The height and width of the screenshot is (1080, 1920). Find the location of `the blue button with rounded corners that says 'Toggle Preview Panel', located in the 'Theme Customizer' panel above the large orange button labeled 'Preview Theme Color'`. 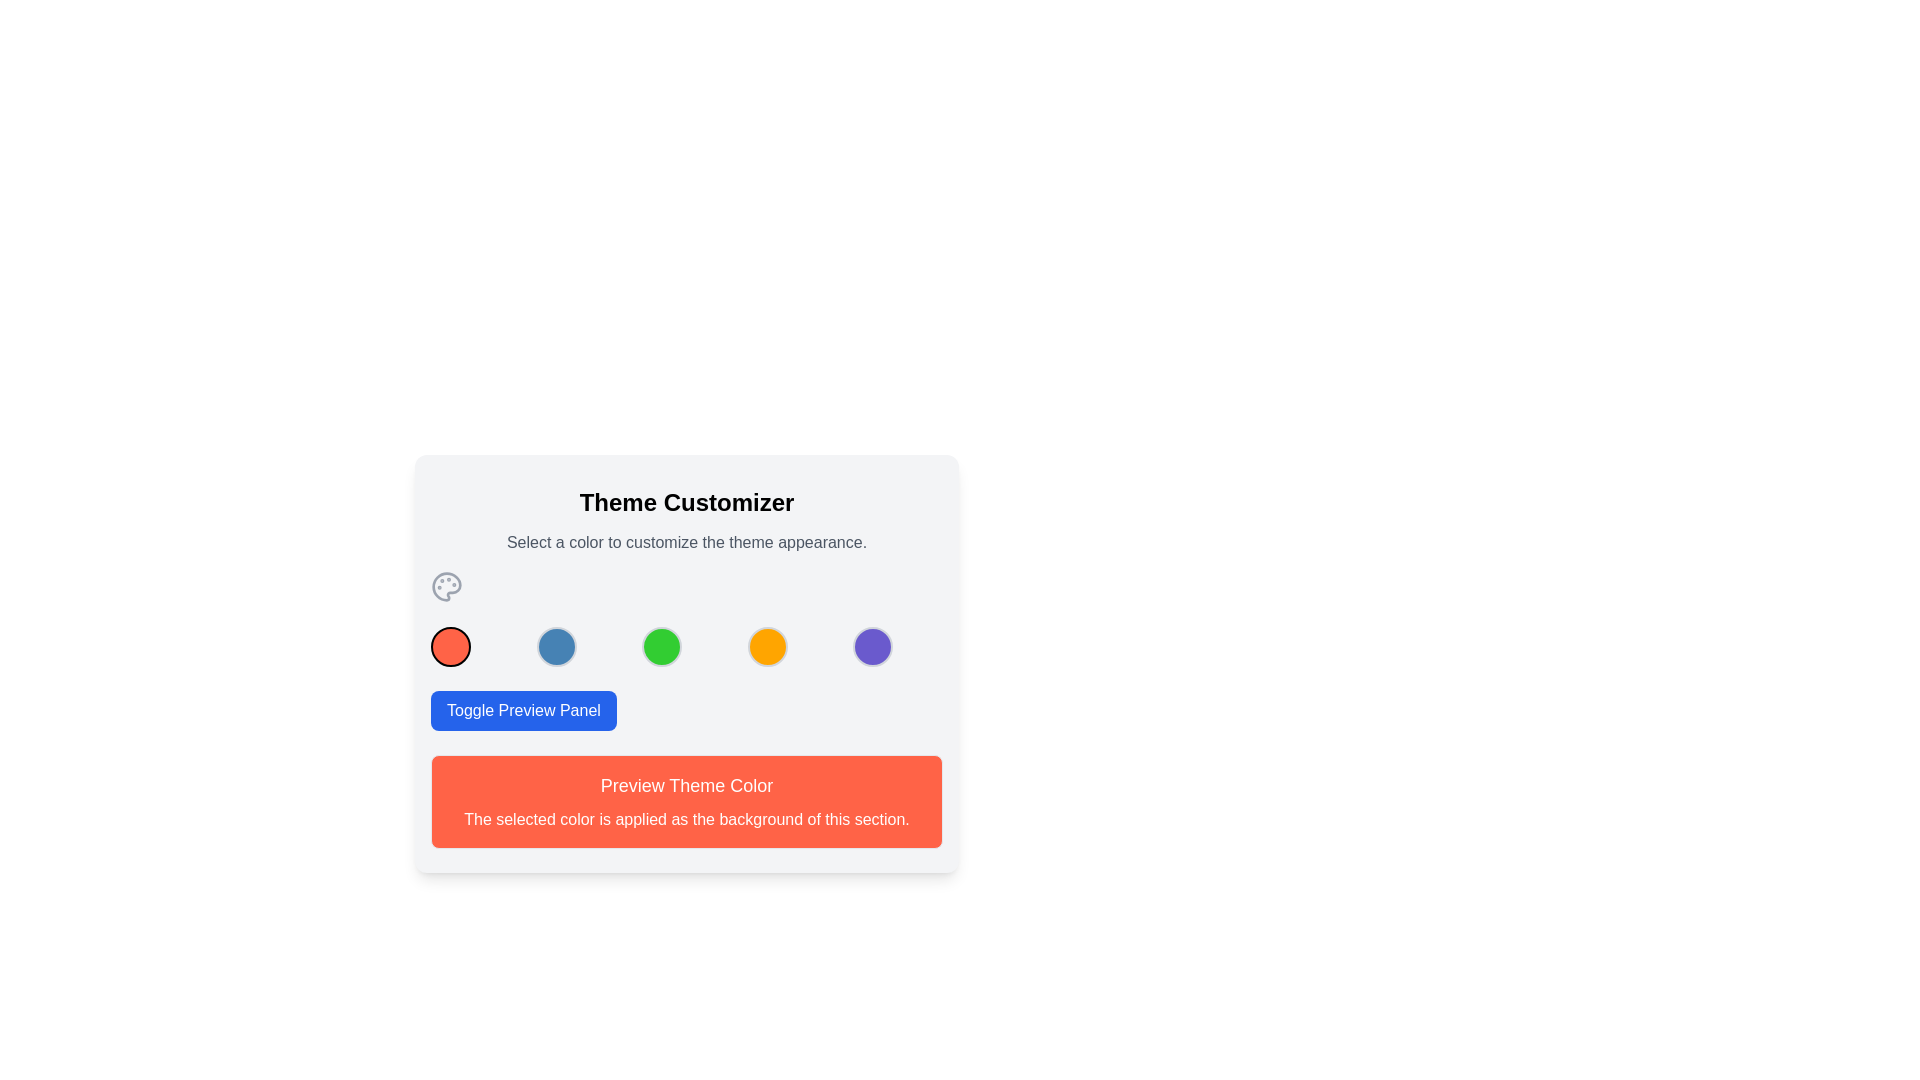

the blue button with rounded corners that says 'Toggle Preview Panel', located in the 'Theme Customizer' panel above the large orange button labeled 'Preview Theme Color' is located at coordinates (523, 709).